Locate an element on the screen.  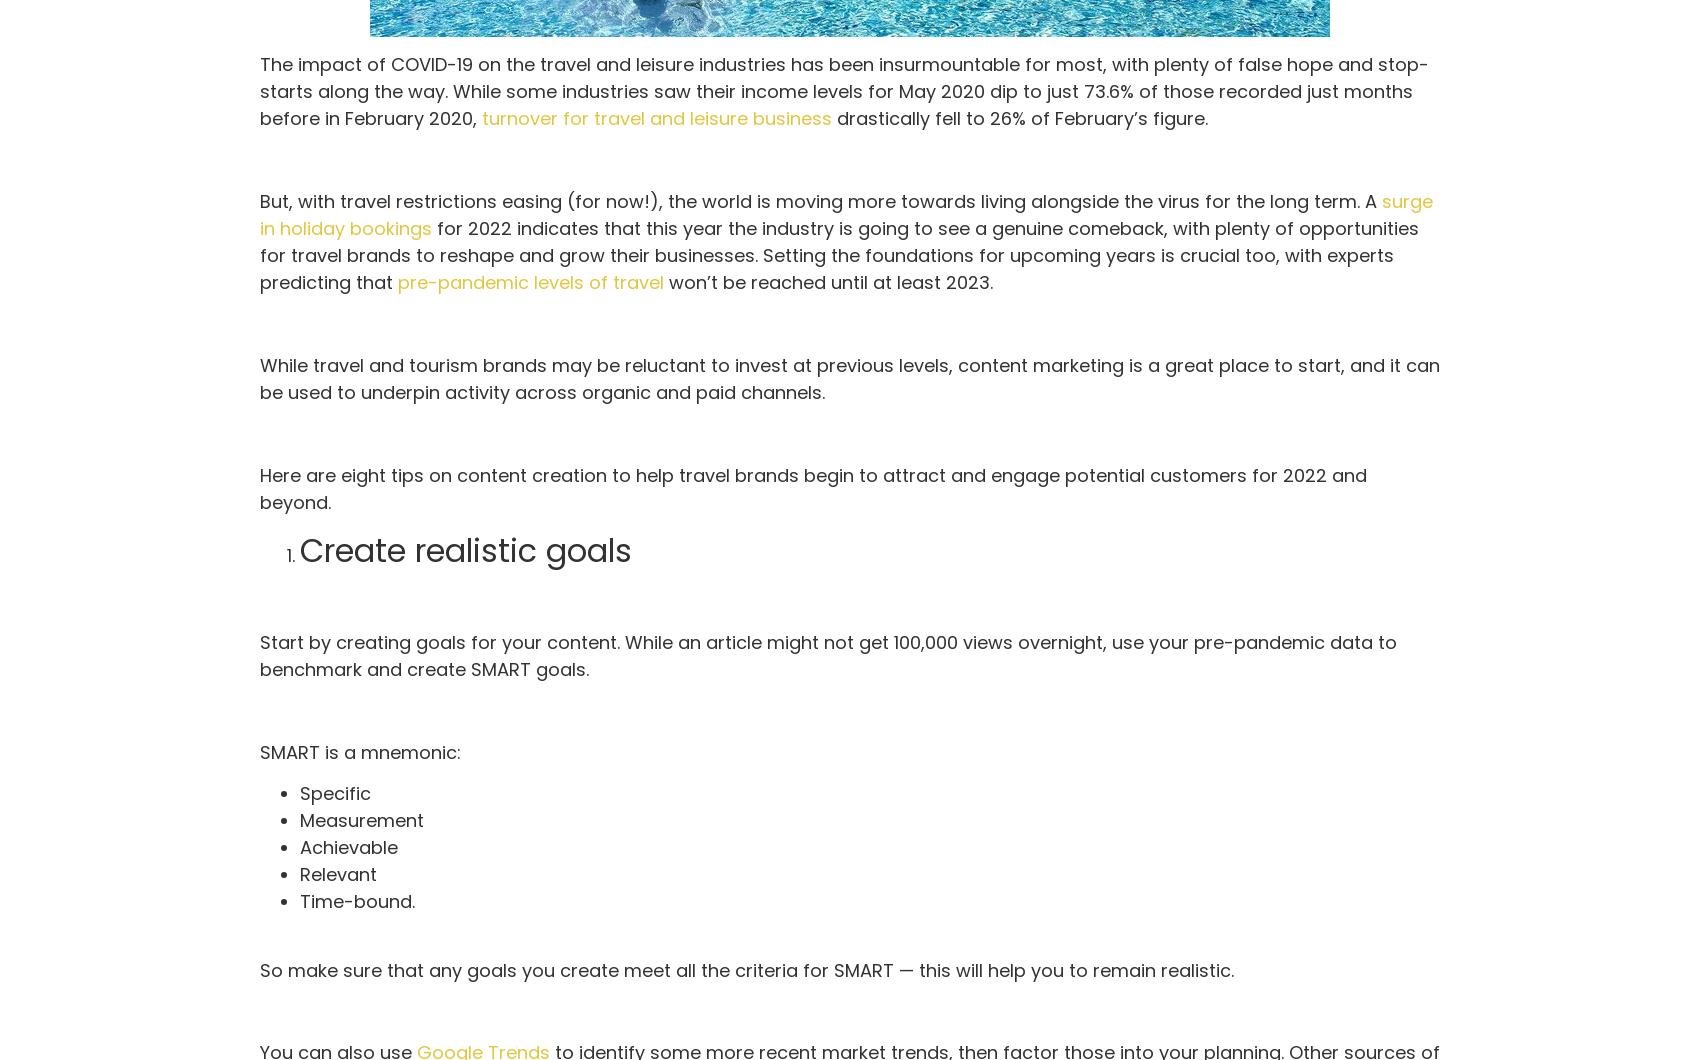
'Achievable' is located at coordinates (348, 847).